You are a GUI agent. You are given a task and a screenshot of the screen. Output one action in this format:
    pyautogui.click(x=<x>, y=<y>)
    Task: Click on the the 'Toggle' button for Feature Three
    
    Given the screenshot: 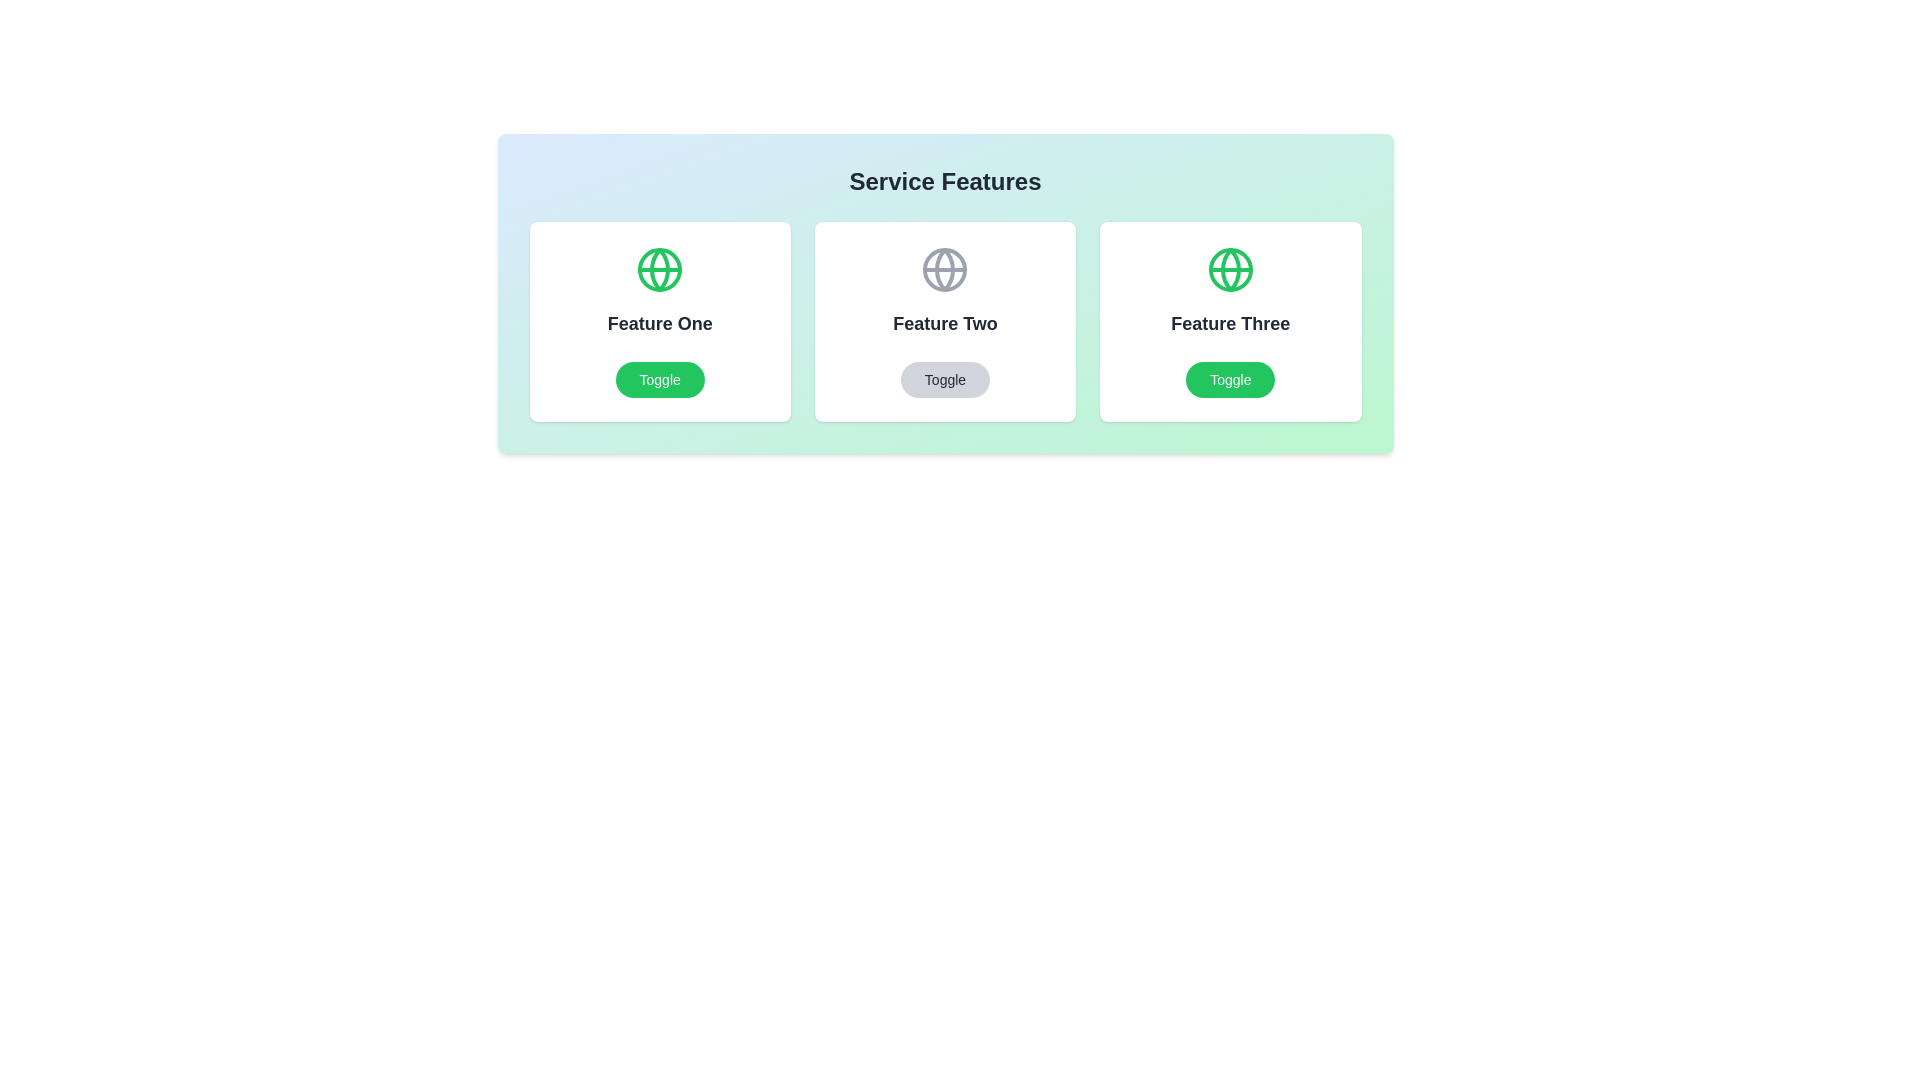 What is the action you would take?
    pyautogui.click(x=1228, y=380)
    